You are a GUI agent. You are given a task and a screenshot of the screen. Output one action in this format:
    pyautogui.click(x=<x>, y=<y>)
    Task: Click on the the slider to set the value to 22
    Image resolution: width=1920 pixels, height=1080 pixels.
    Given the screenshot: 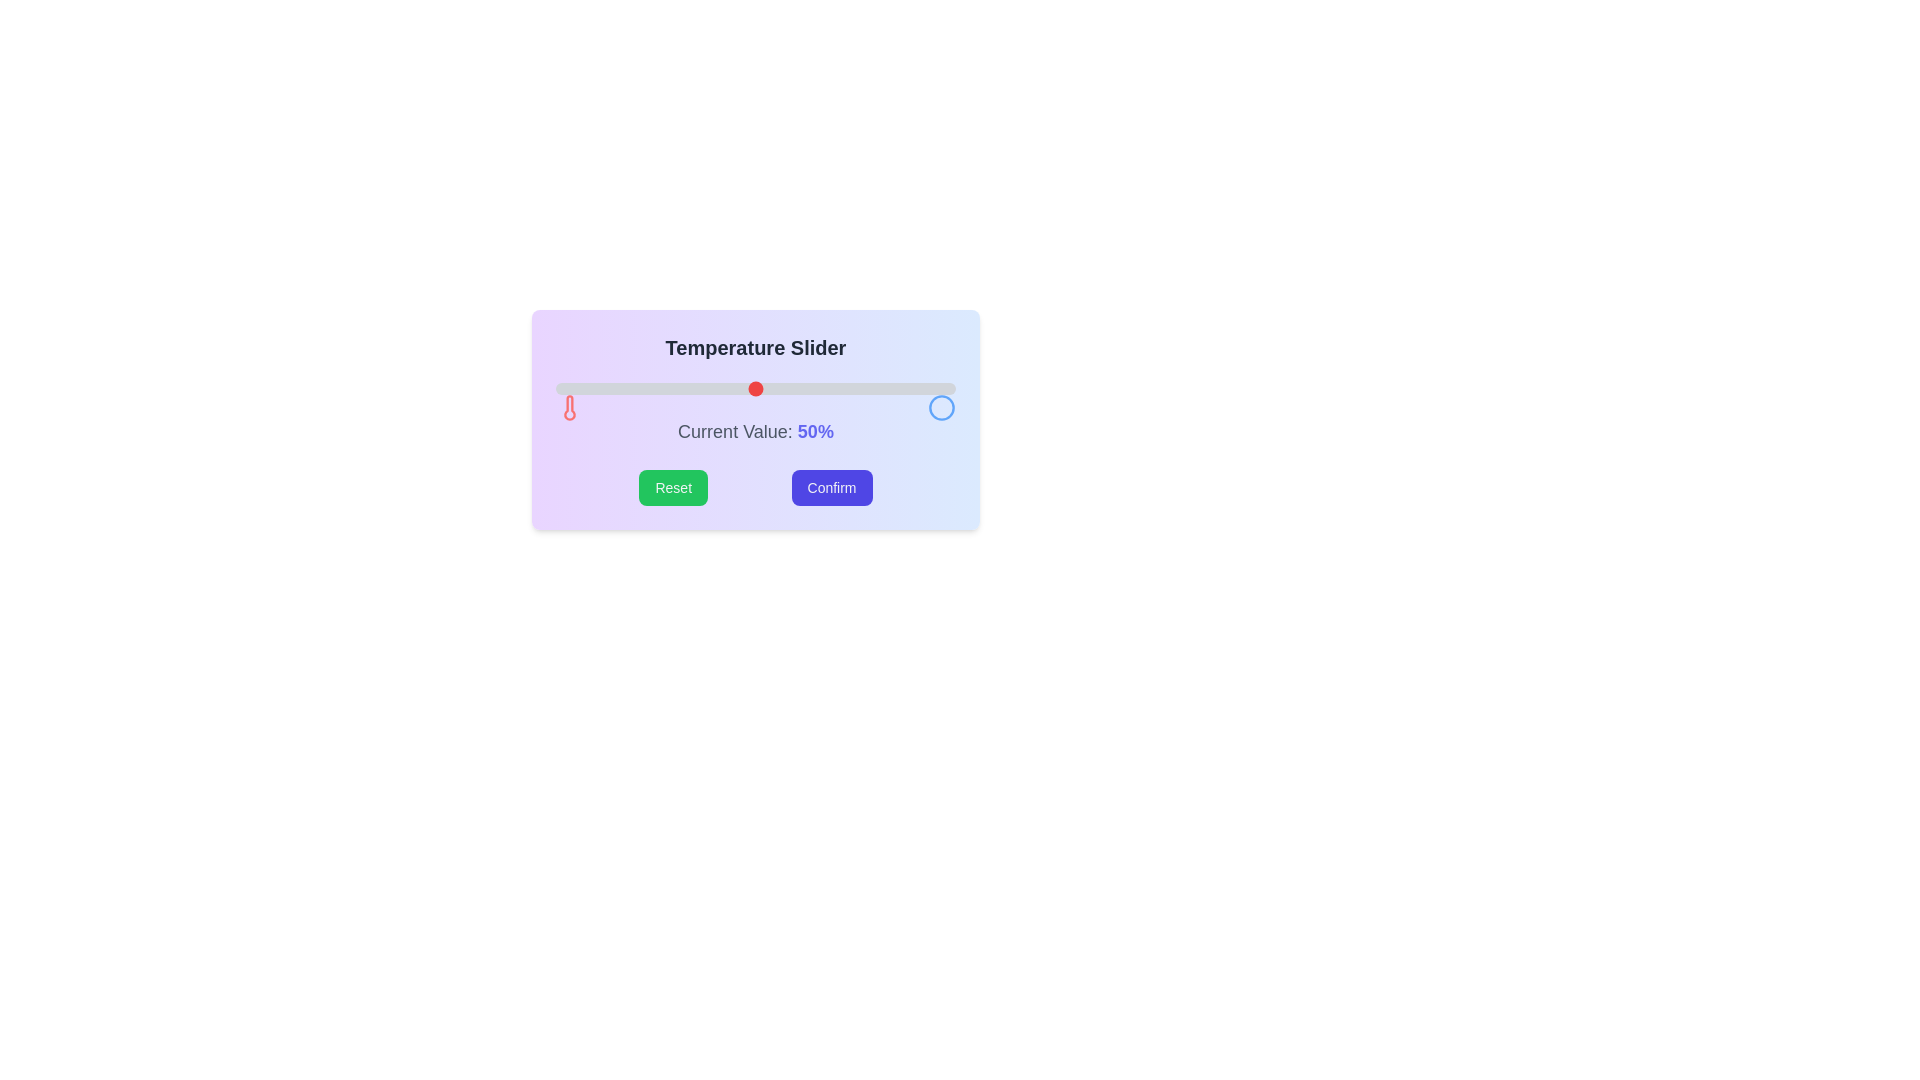 What is the action you would take?
    pyautogui.click(x=643, y=389)
    